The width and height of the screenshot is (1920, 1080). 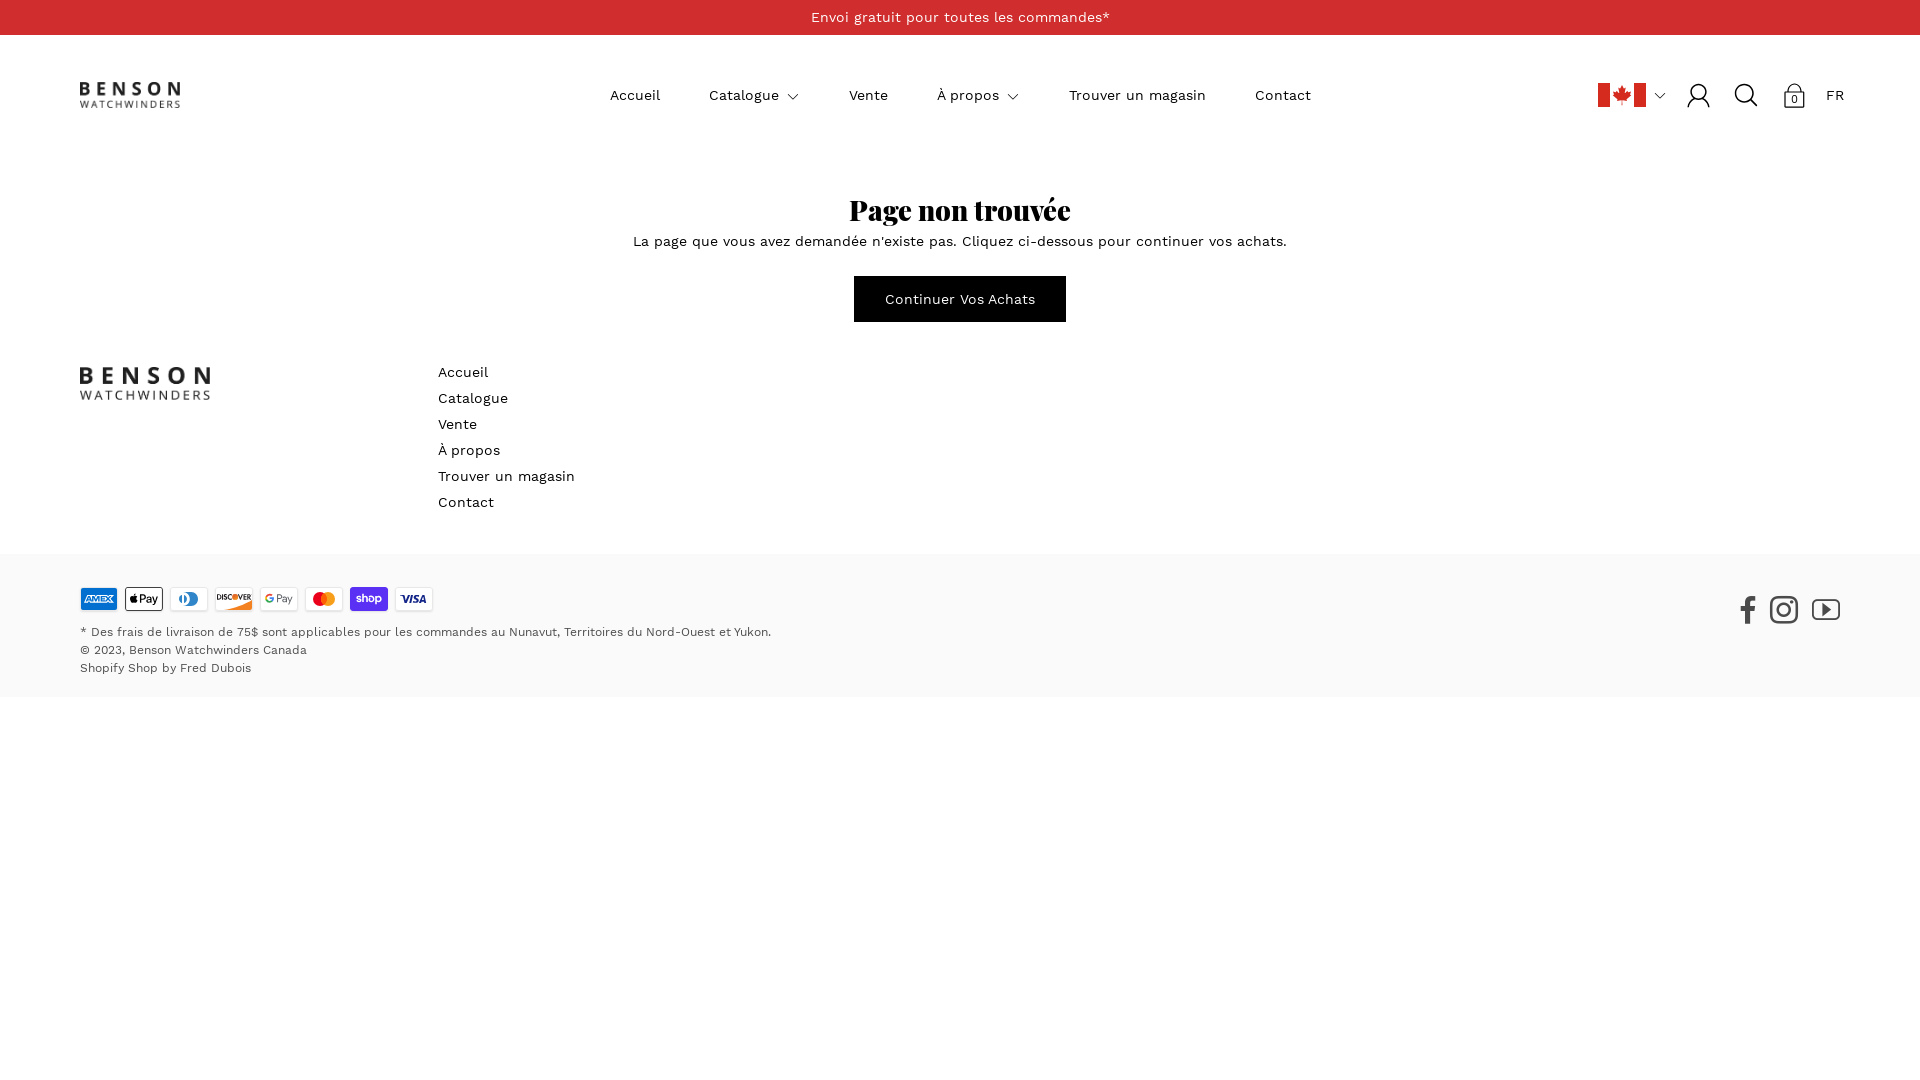 I want to click on 'Canadian website', so click(x=1597, y=93).